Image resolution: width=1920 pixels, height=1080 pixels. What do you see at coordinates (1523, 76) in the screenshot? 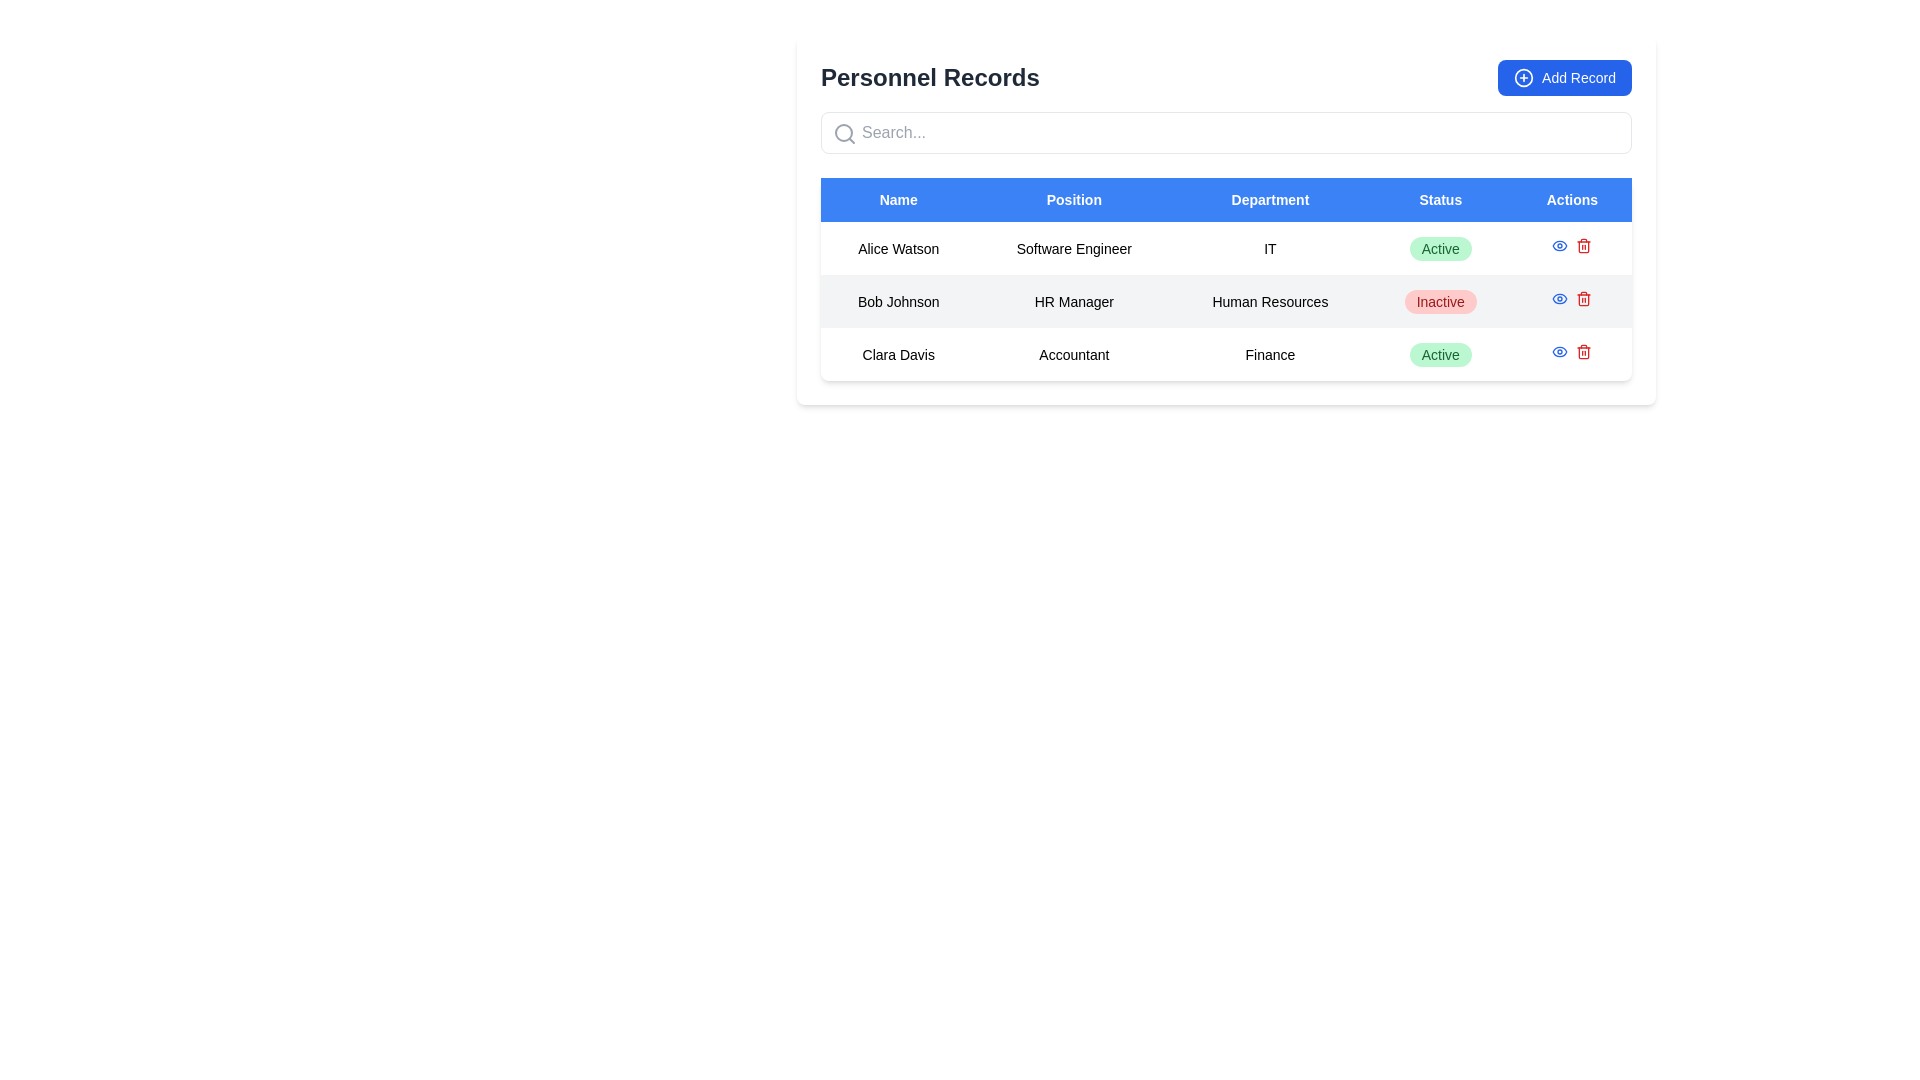
I see `the add record icon, which is located to the left of the 'Add Record' button, near its centerline` at bounding box center [1523, 76].